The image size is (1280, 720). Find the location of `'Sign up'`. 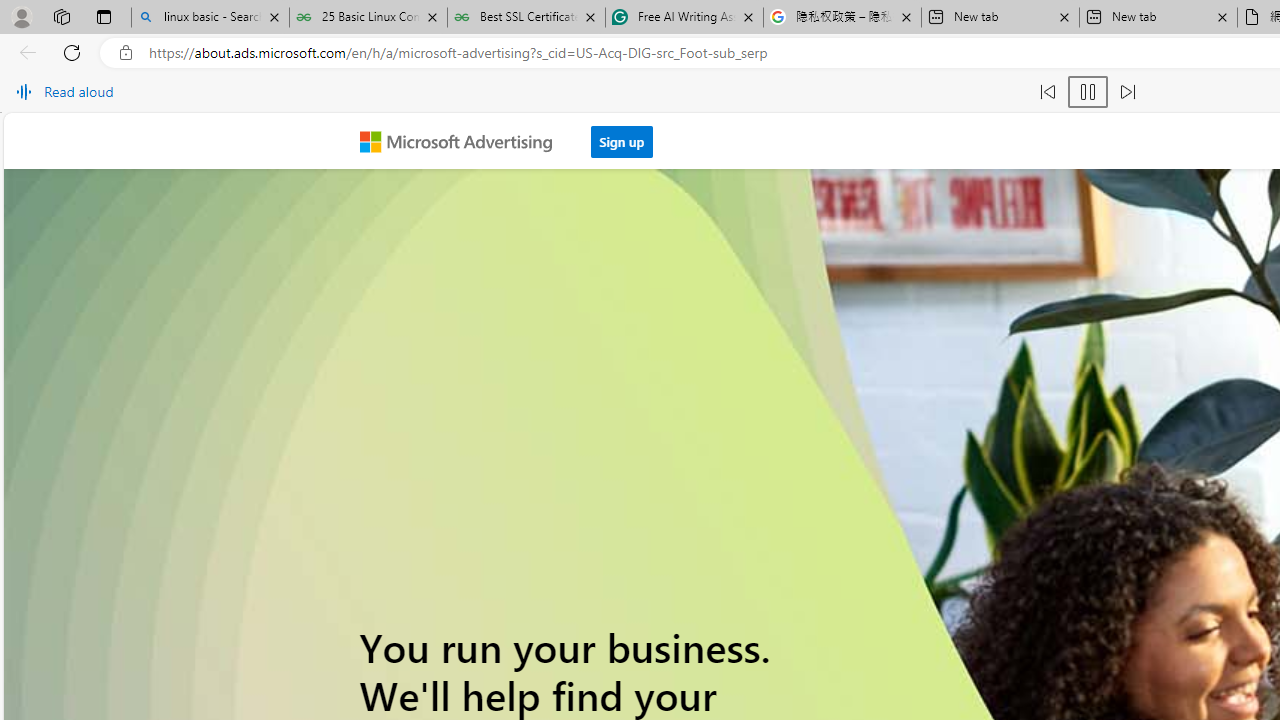

'Sign up' is located at coordinates (621, 140).